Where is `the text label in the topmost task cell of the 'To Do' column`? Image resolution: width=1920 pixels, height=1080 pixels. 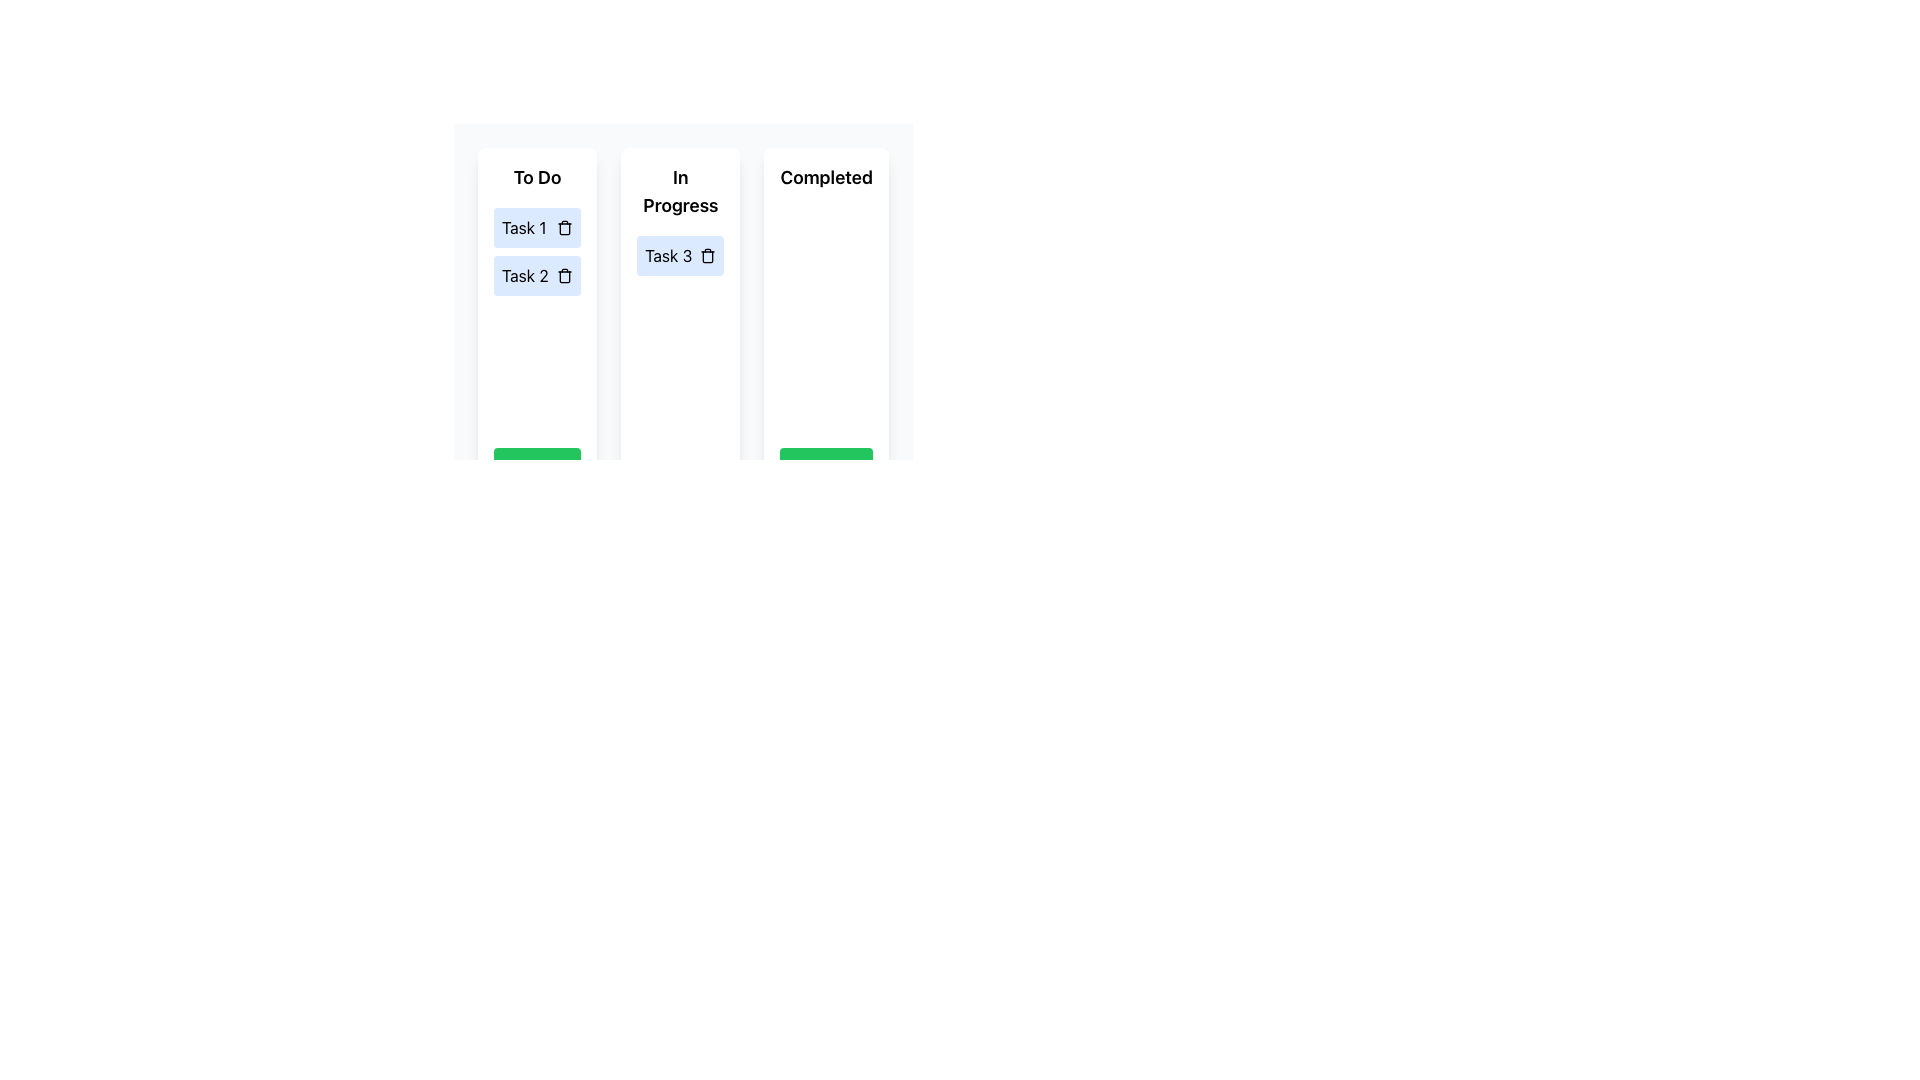
the text label in the topmost task cell of the 'To Do' column is located at coordinates (524, 226).